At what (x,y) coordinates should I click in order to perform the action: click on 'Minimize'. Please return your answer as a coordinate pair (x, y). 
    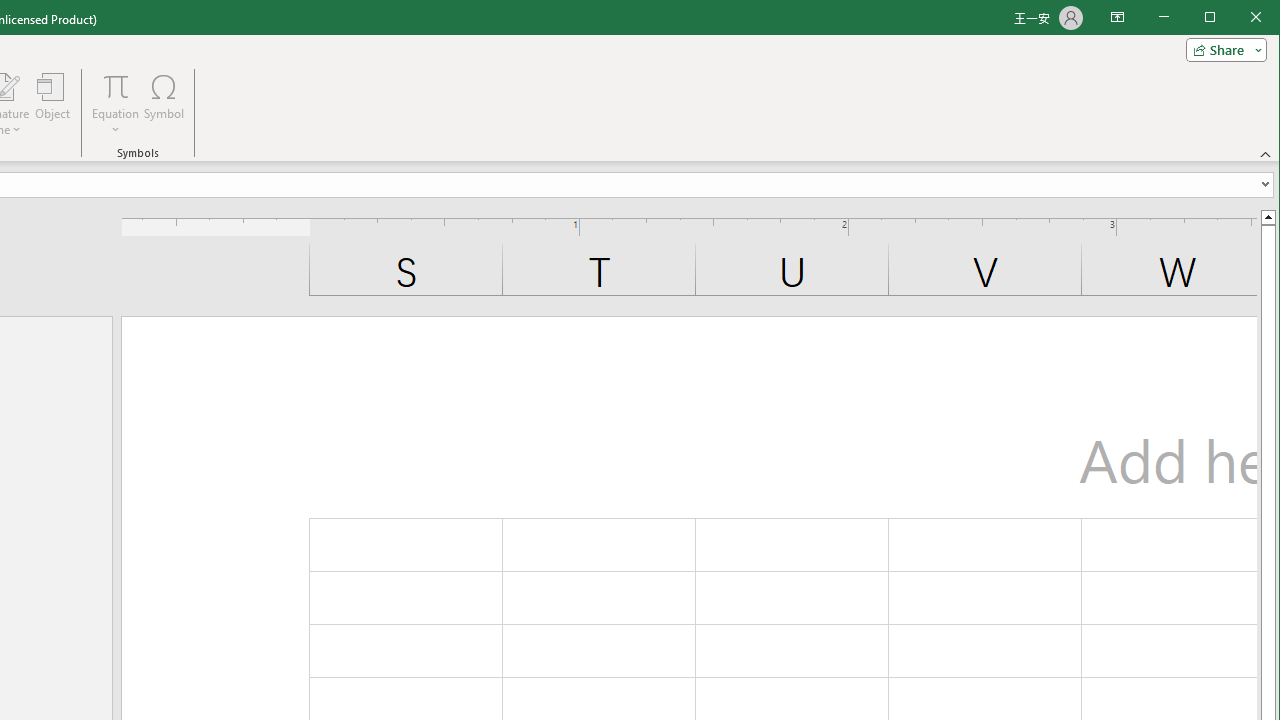
    Looking at the image, I should click on (1215, 19).